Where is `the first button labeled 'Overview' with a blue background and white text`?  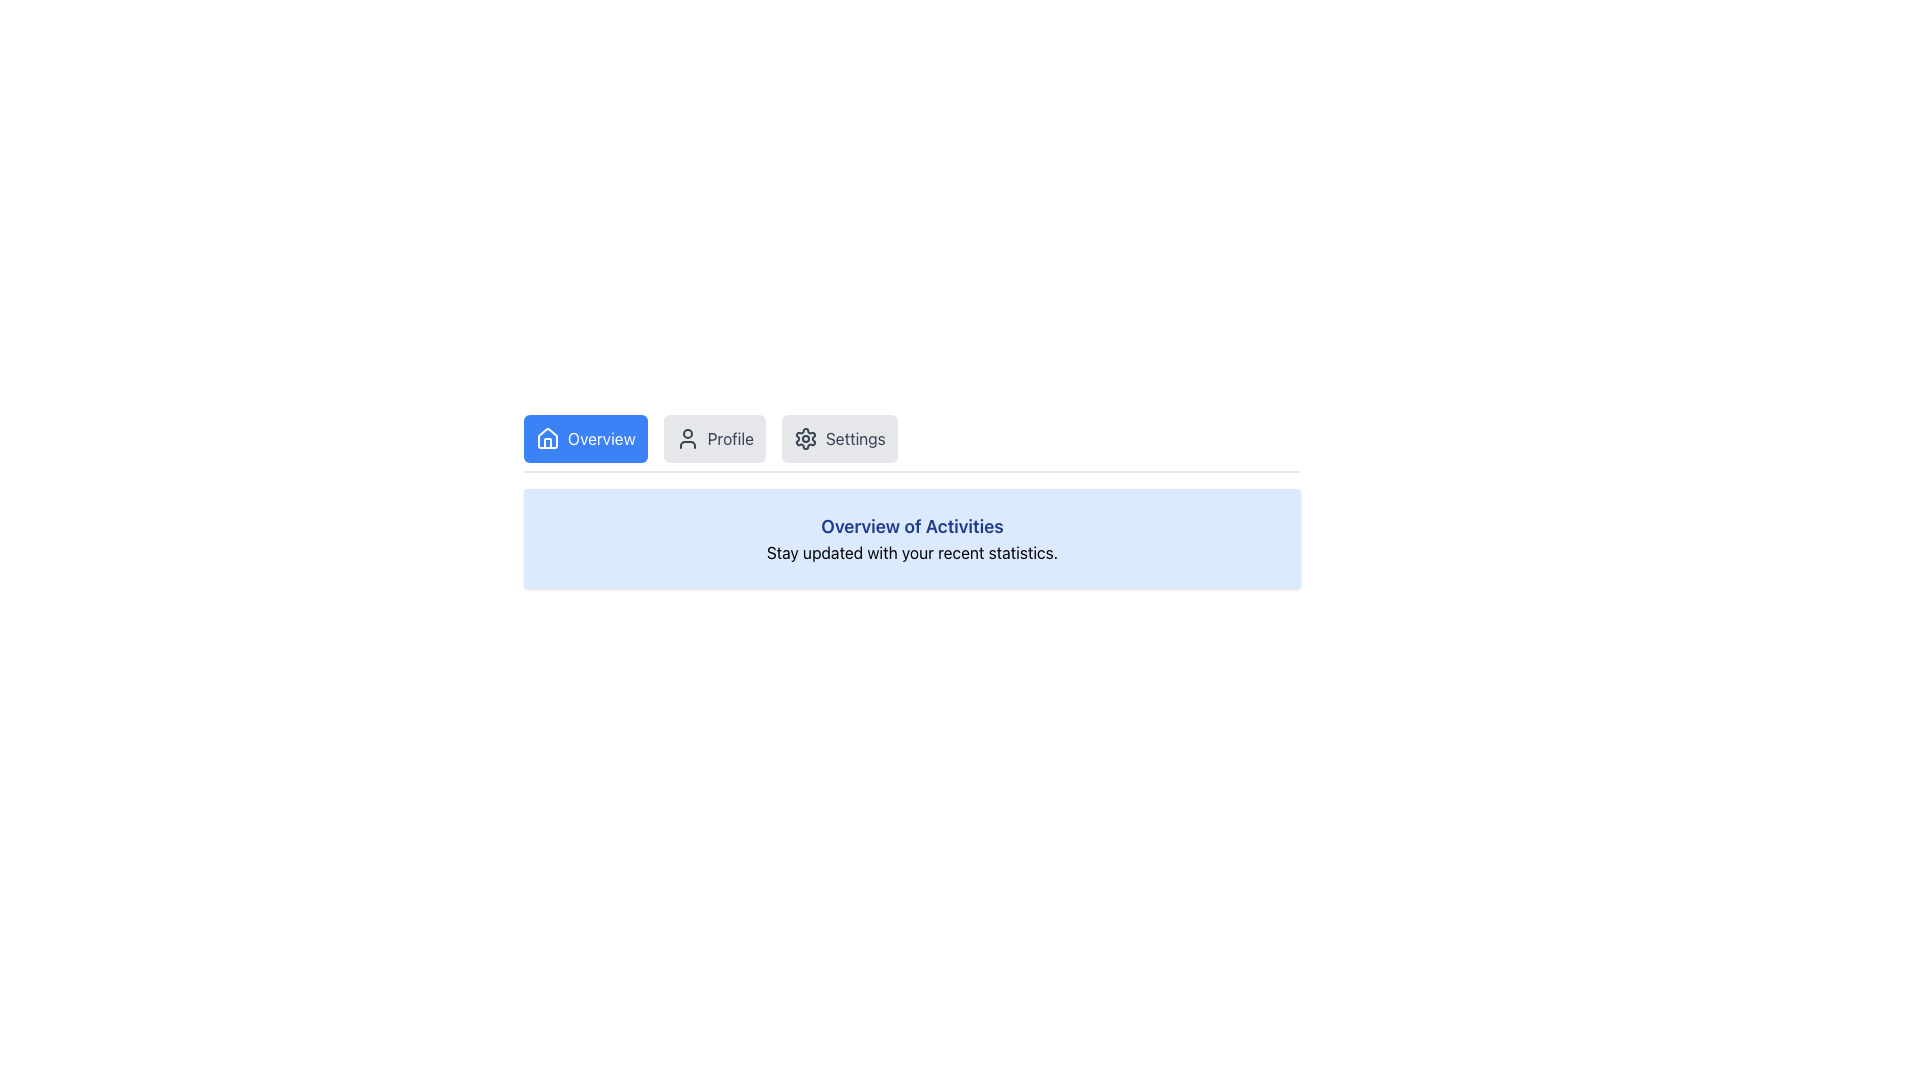 the first button labeled 'Overview' with a blue background and white text is located at coordinates (584, 438).